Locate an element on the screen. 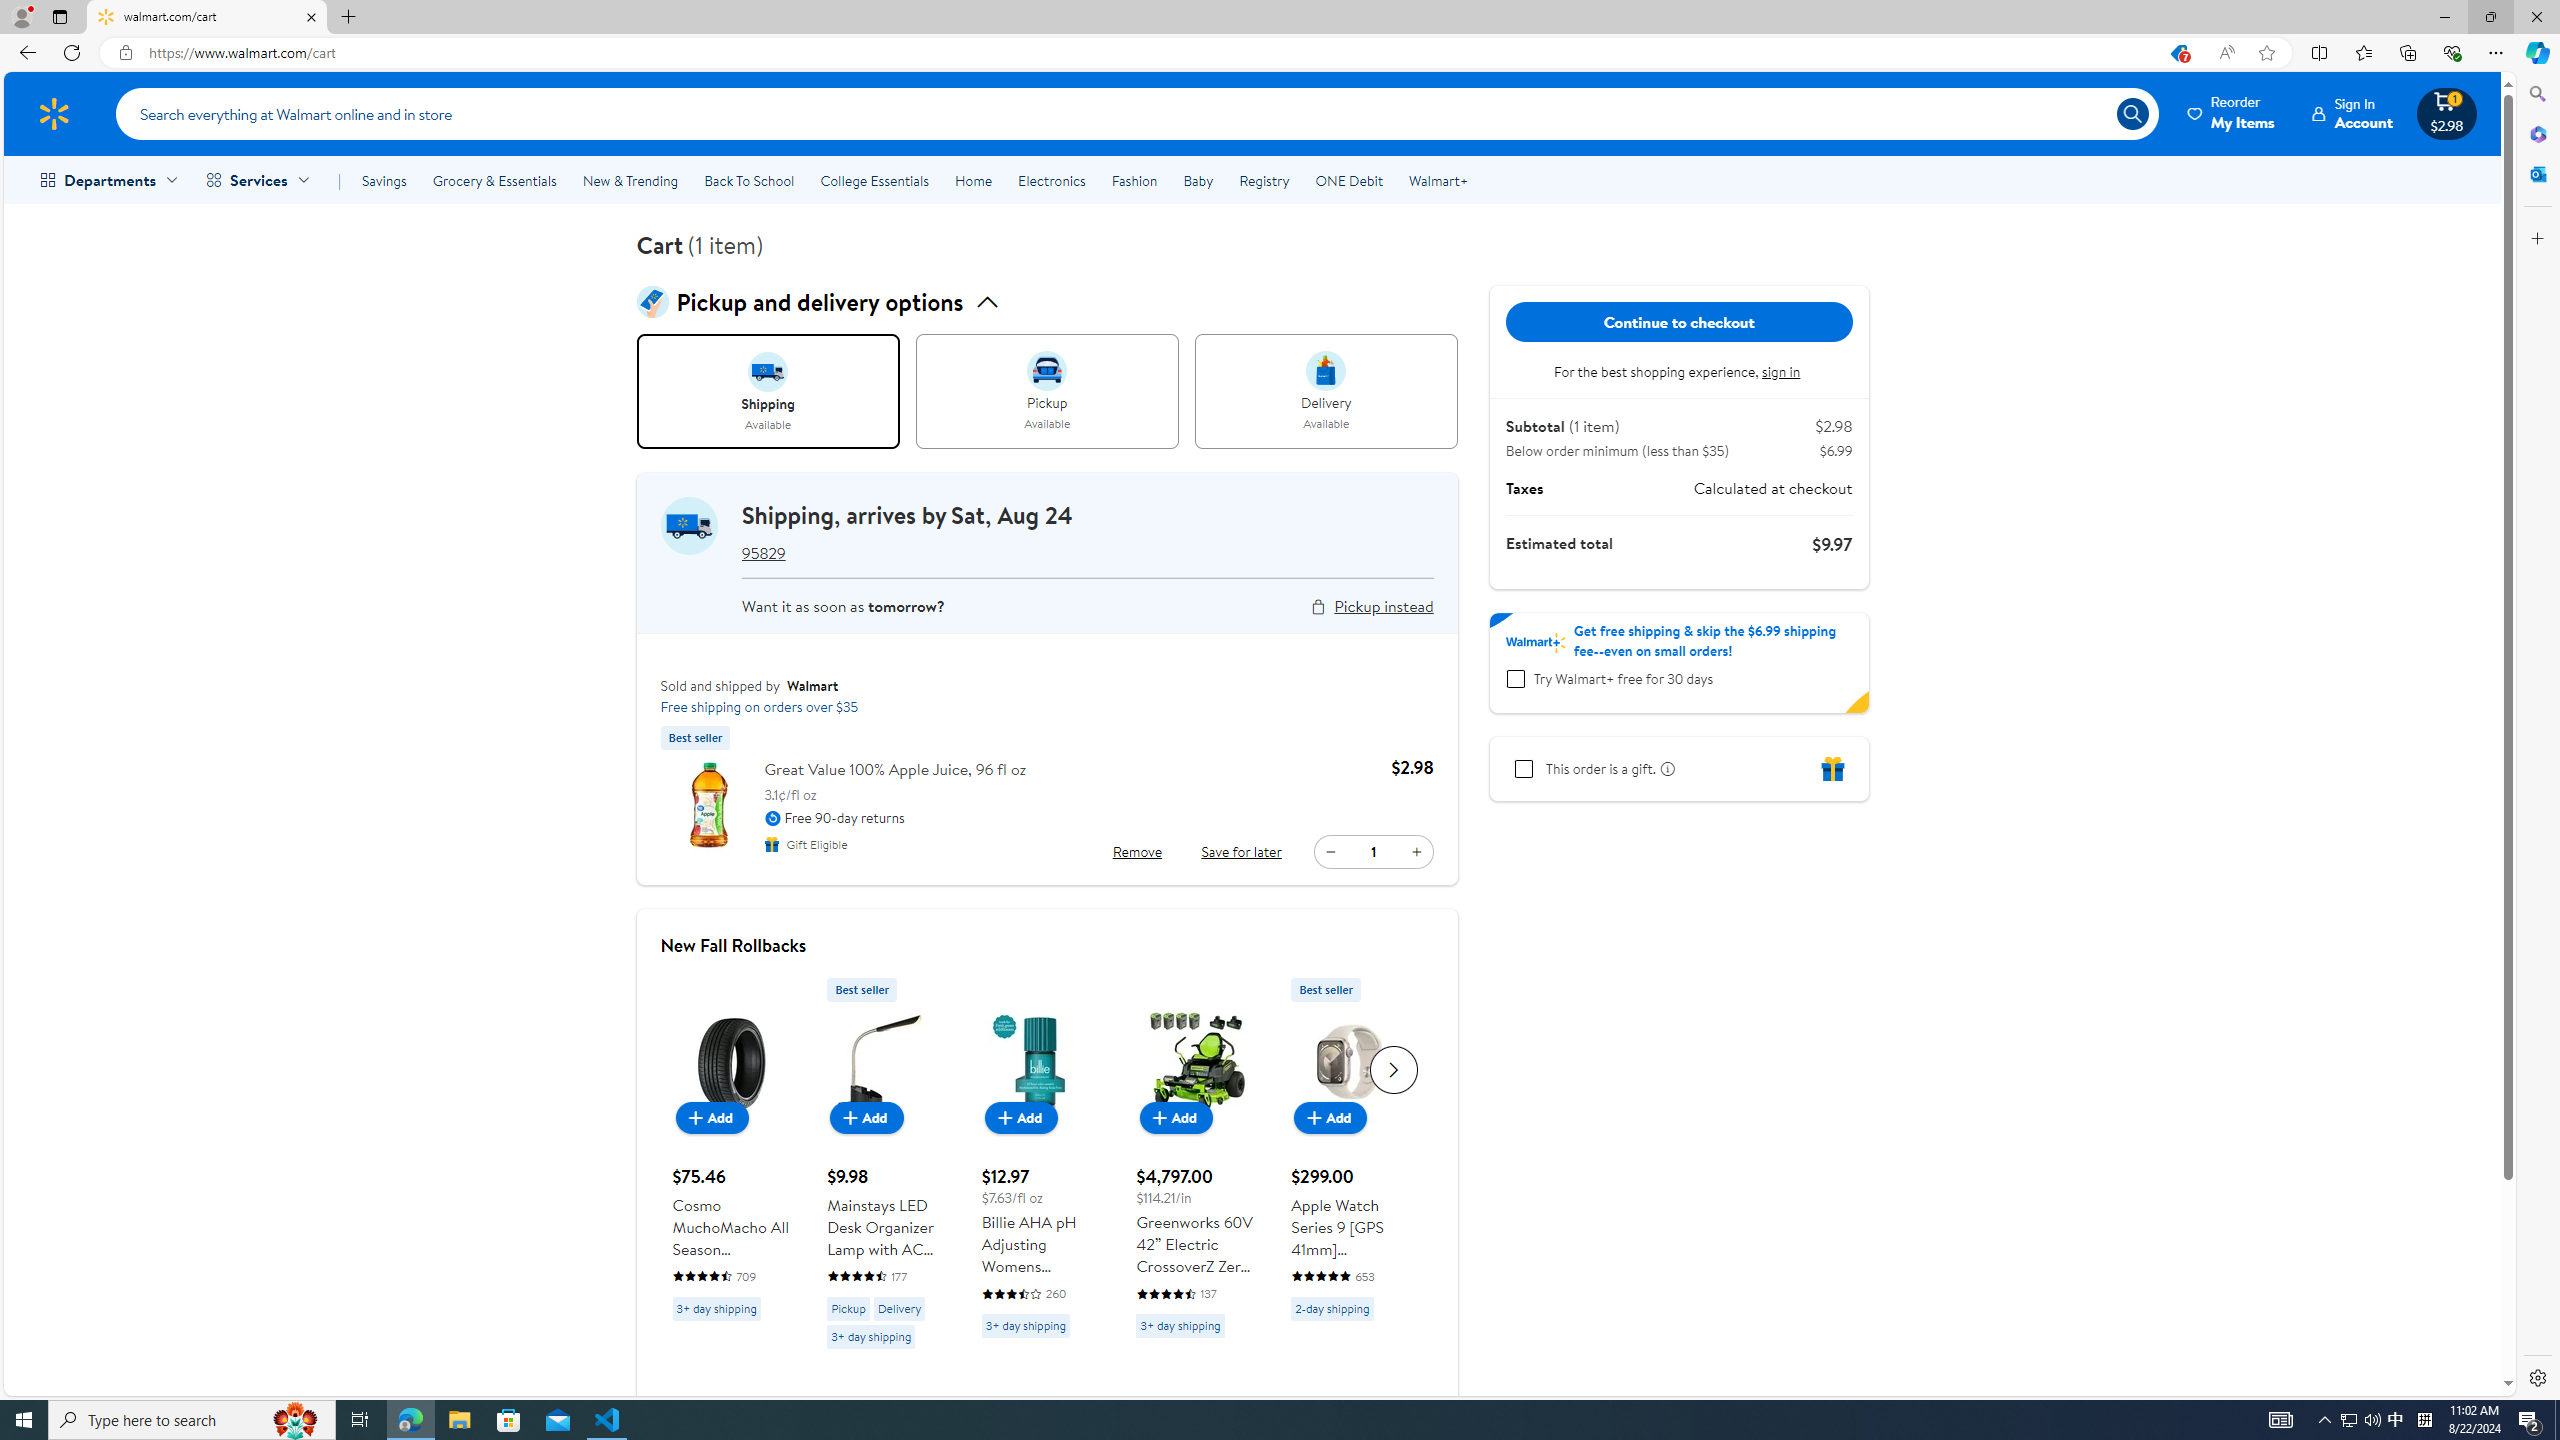  'New & Trending' is located at coordinates (631, 180).